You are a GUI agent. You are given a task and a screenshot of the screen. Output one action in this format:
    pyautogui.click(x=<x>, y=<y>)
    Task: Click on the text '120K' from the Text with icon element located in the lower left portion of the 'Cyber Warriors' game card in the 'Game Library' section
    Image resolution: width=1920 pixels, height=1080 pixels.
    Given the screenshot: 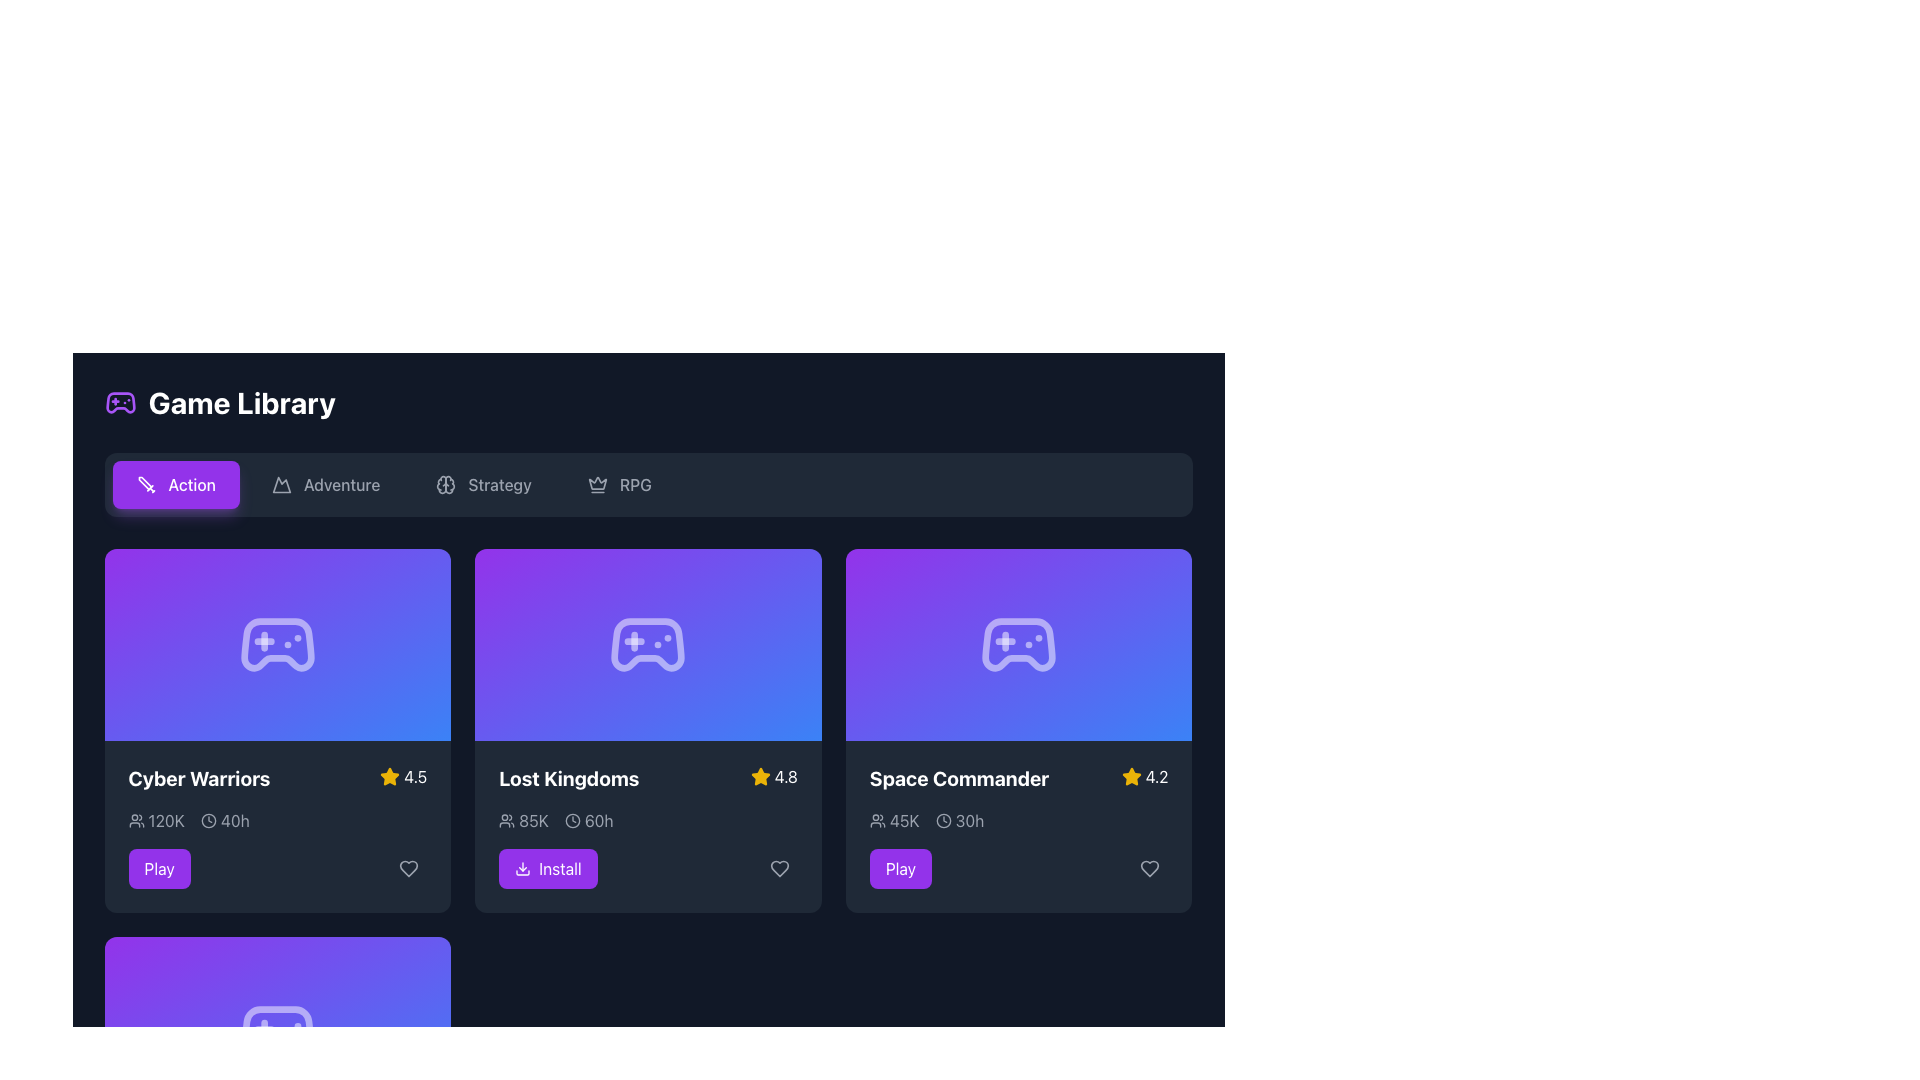 What is the action you would take?
    pyautogui.click(x=155, y=821)
    